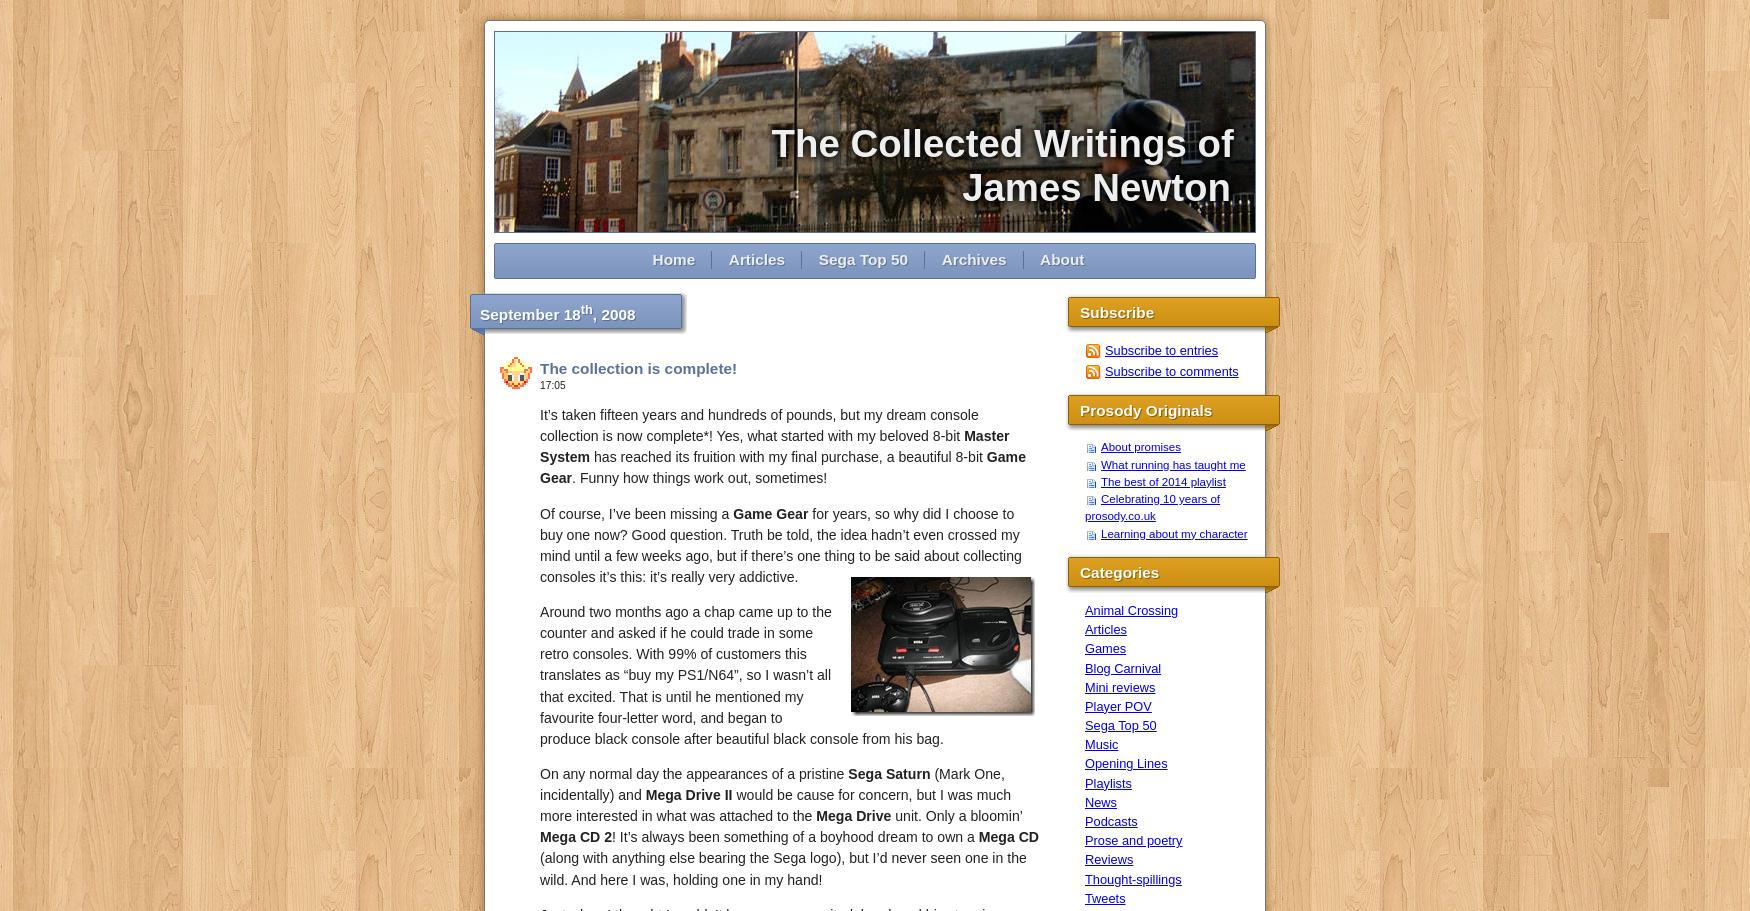 This screenshot has width=1750, height=911. Describe the element at coordinates (539, 805) in the screenshot. I see `'would be cause for concern, but I was much more interested in what was attached to the'` at that location.